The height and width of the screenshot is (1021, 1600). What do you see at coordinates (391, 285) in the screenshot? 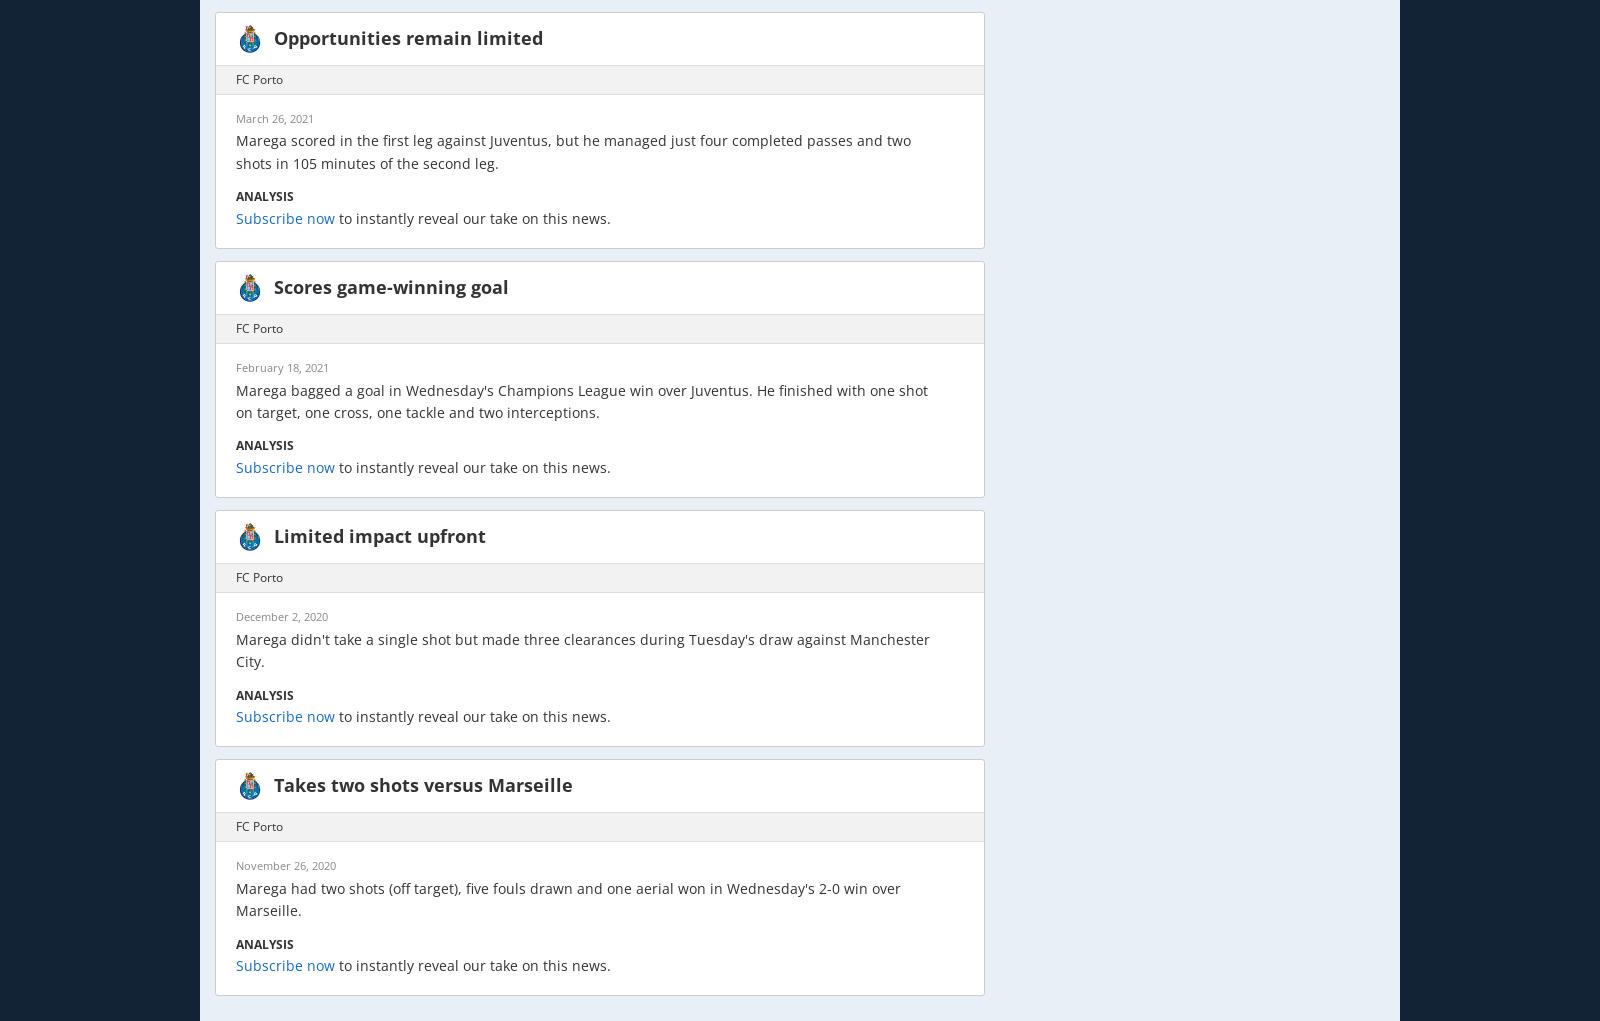
I see `'Scores game-winning goal'` at bounding box center [391, 285].